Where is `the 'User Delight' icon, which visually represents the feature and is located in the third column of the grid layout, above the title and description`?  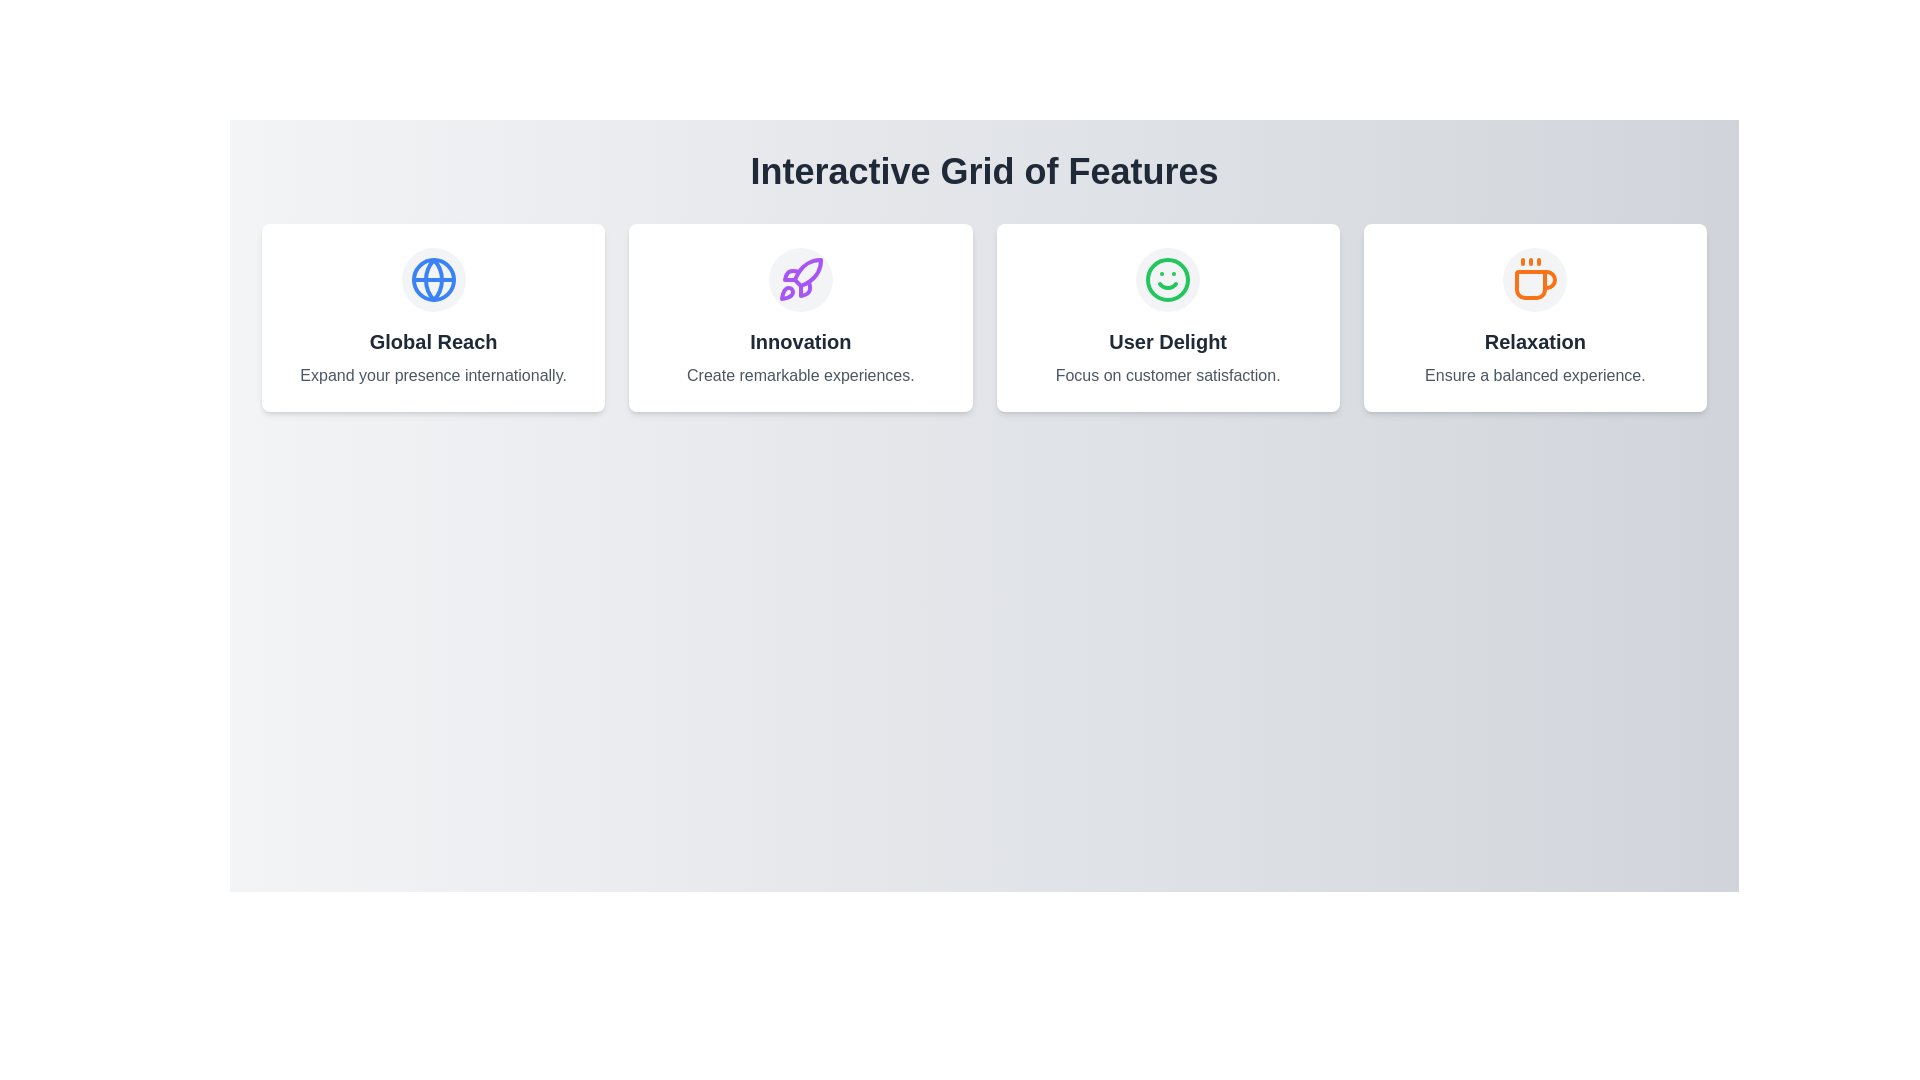
the 'User Delight' icon, which visually represents the feature and is located in the third column of the grid layout, above the title and description is located at coordinates (1168, 280).